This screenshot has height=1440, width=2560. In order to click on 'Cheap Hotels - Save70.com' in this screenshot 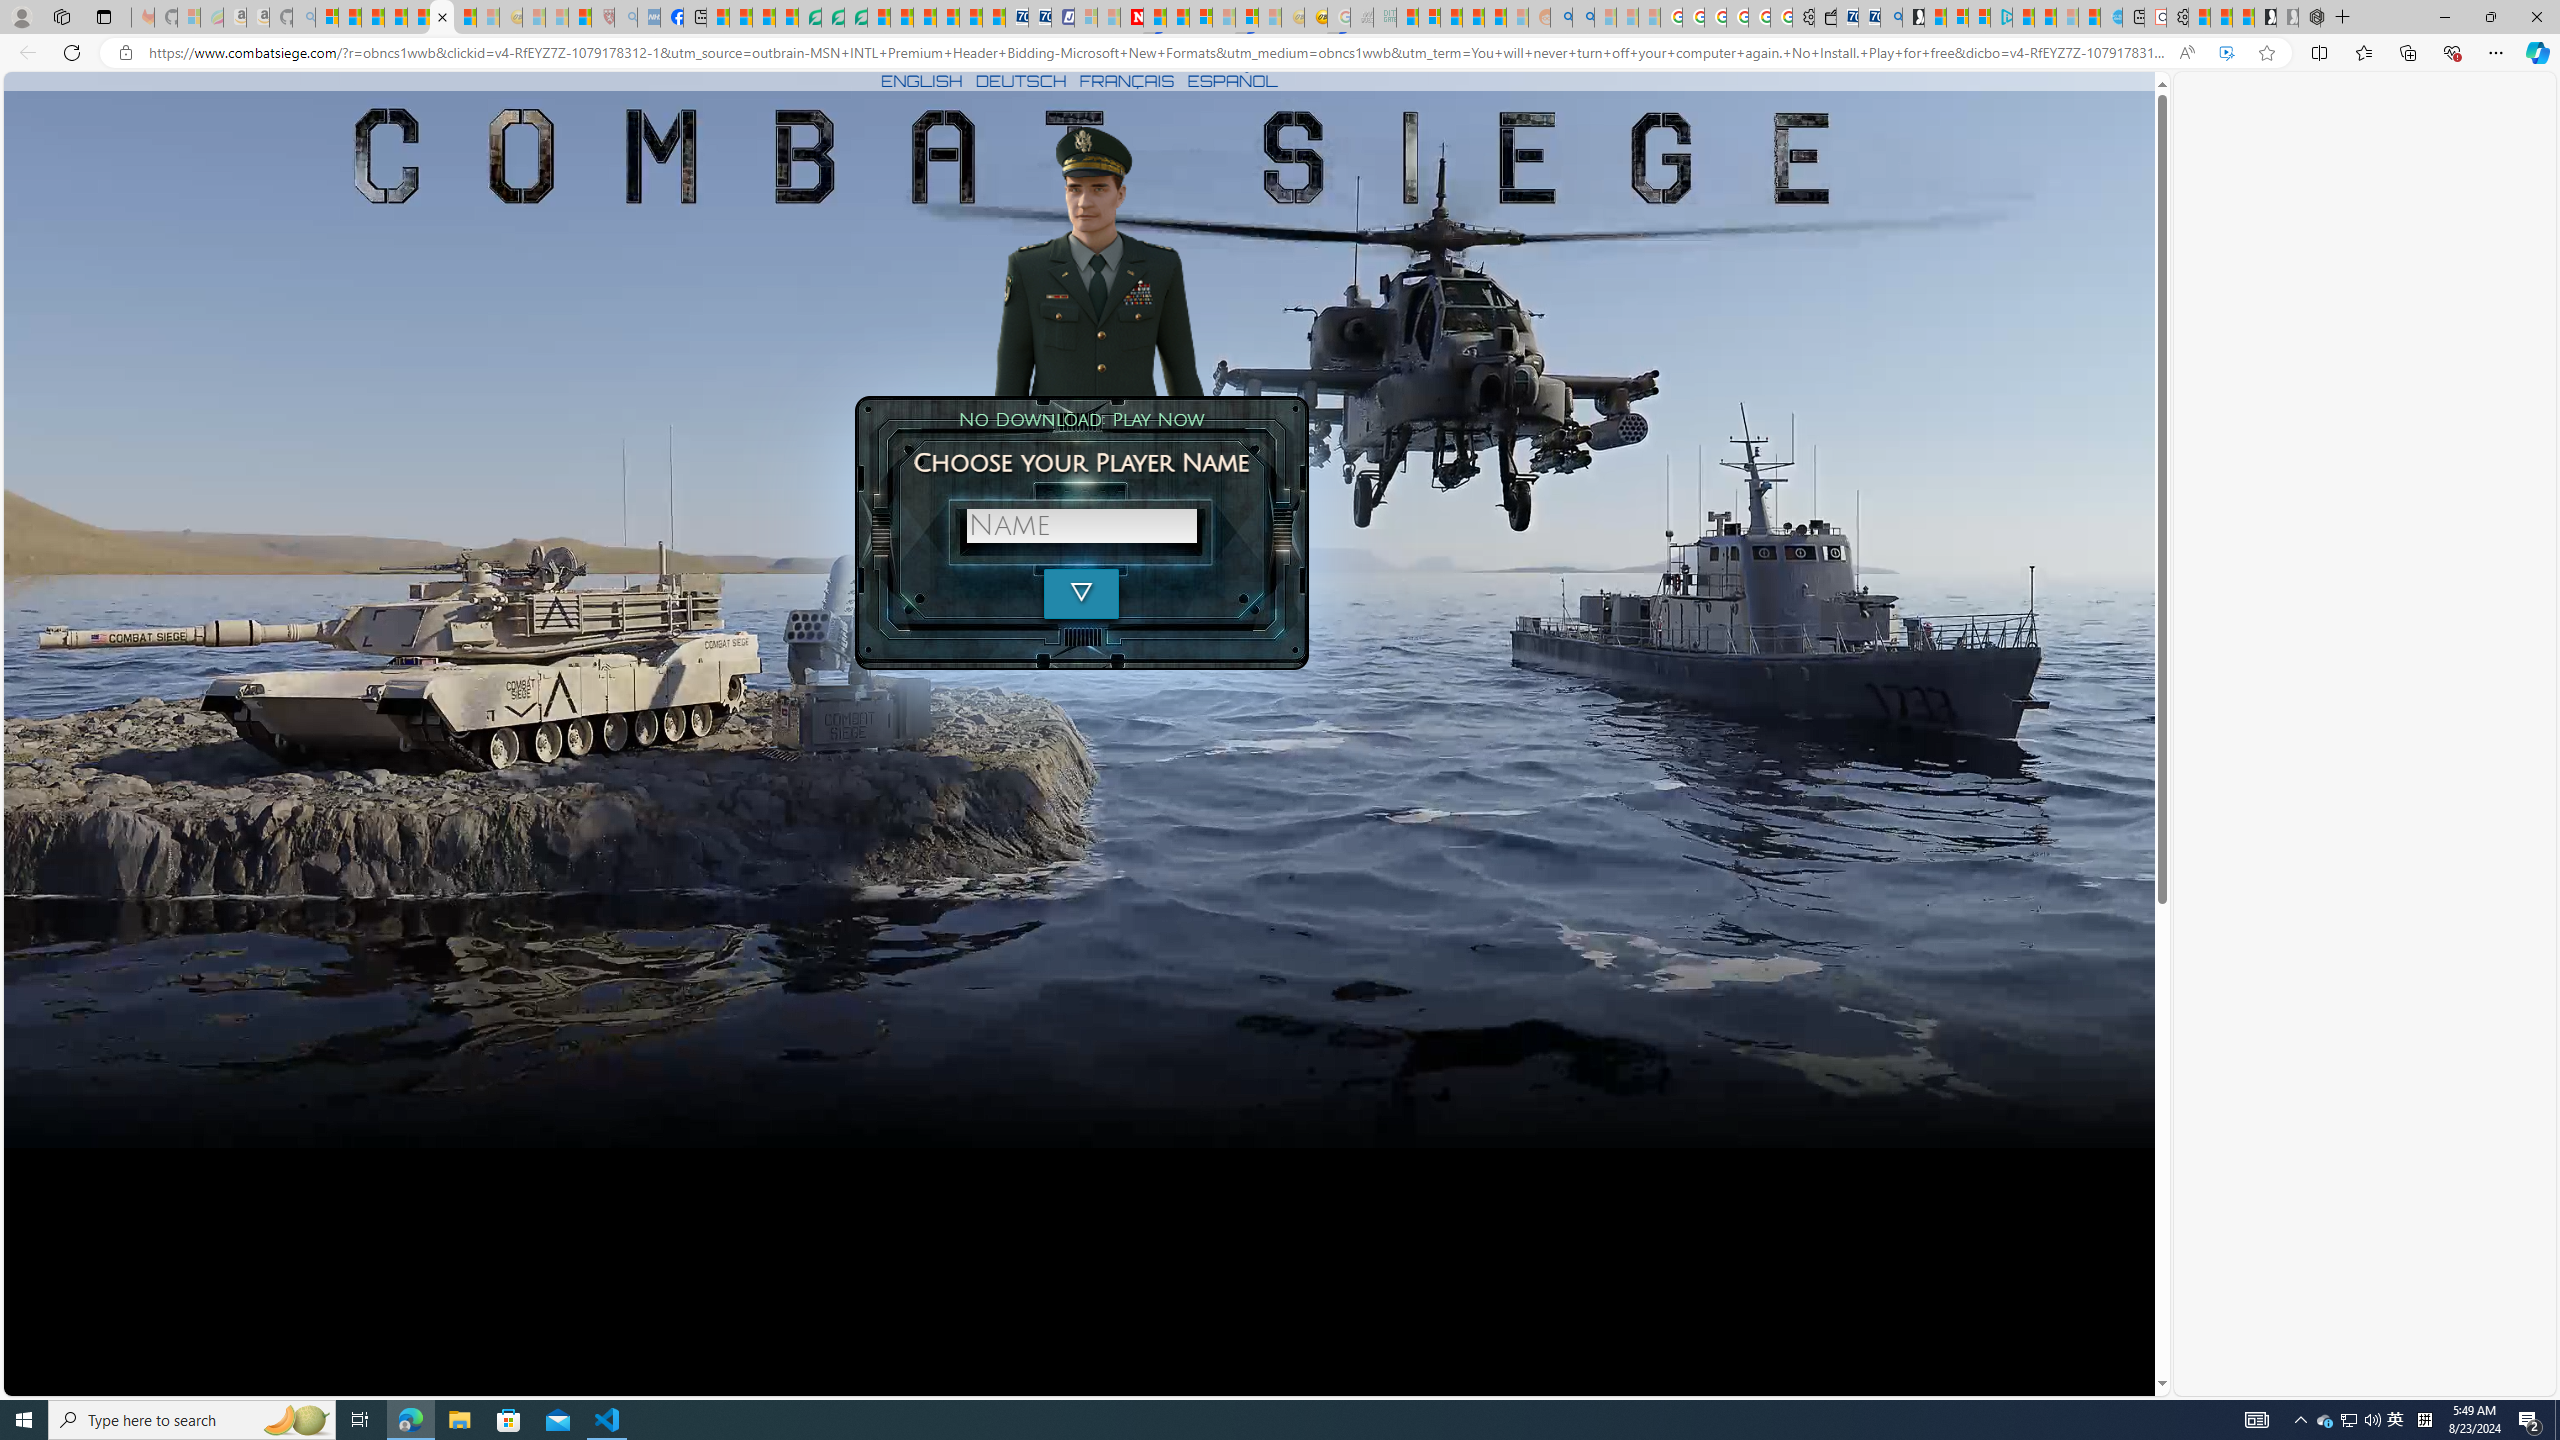, I will do `click(1039, 16)`.